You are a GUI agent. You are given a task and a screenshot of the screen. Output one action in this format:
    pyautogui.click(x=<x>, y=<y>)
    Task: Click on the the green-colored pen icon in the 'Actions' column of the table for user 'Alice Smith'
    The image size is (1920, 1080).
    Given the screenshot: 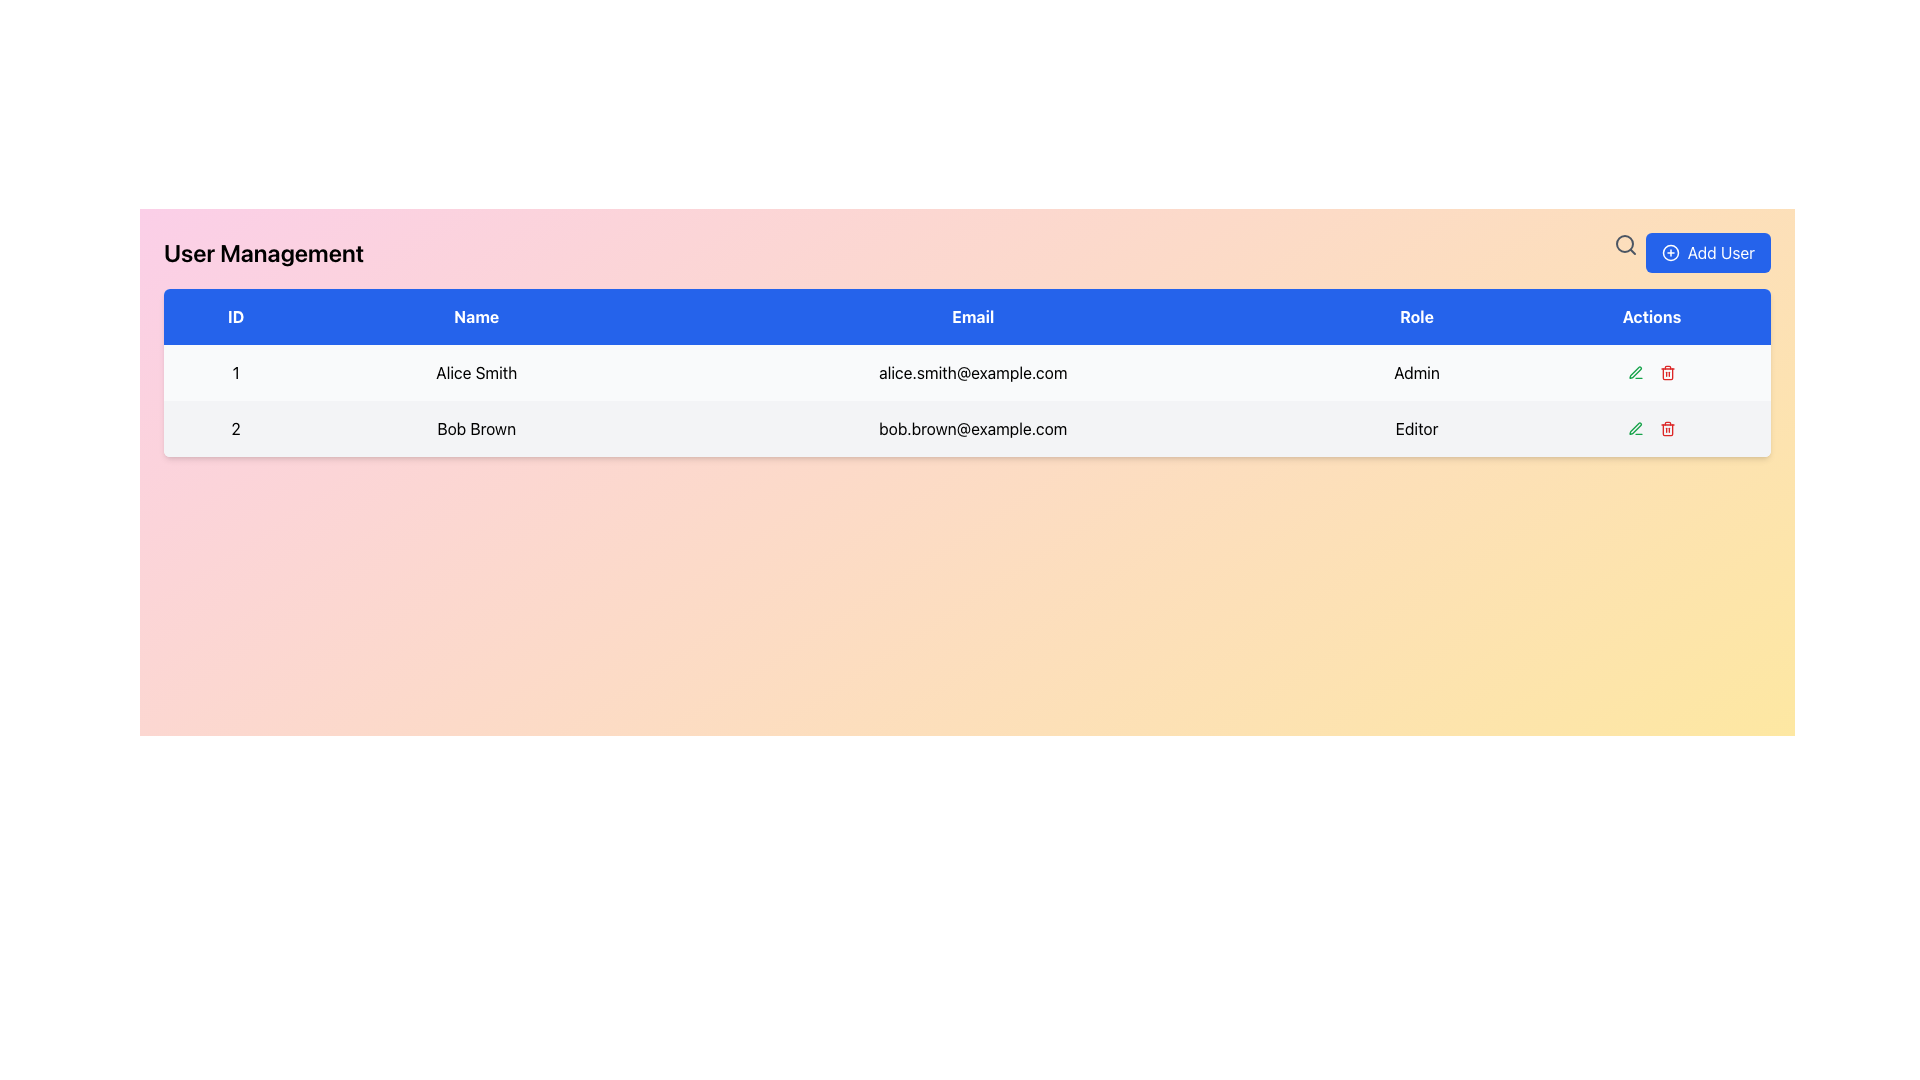 What is the action you would take?
    pyautogui.click(x=1635, y=427)
    